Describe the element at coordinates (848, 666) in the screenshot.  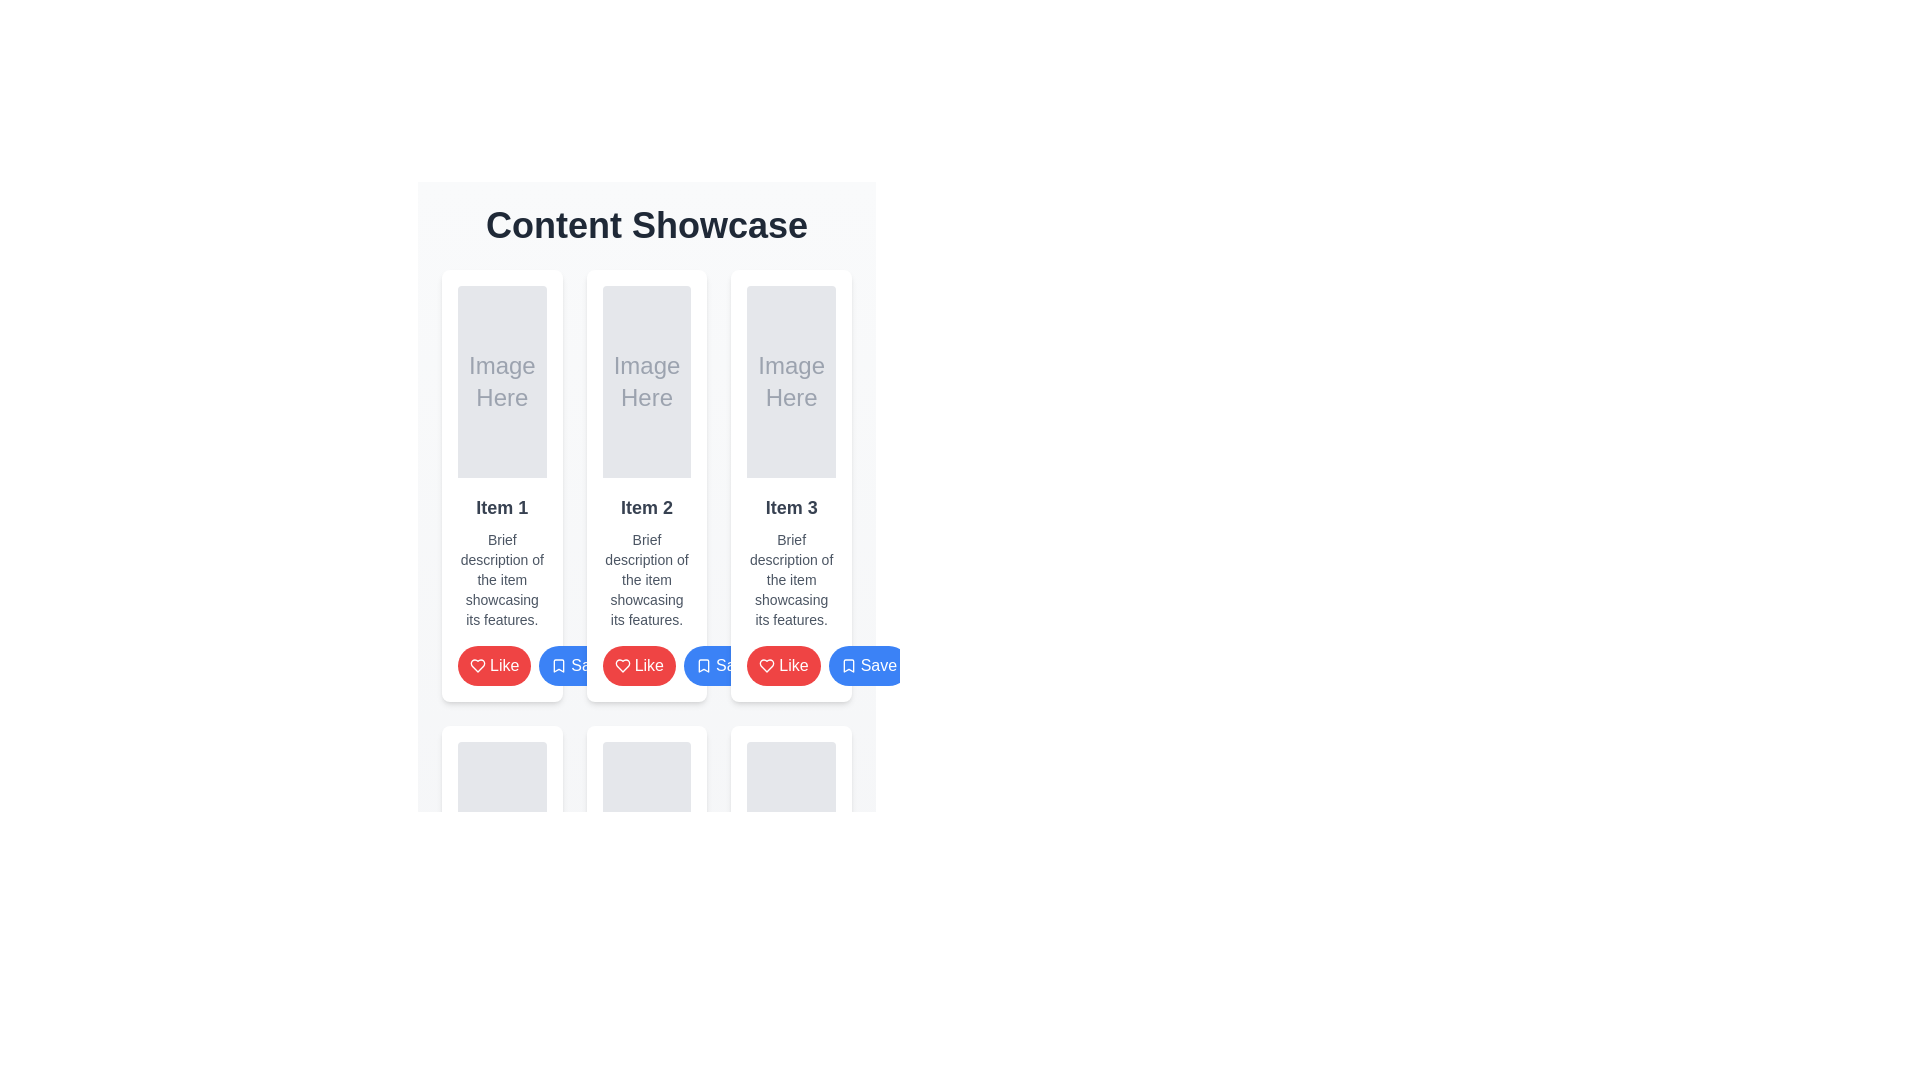
I see `the small white bookmark-shaped icon located inside the 'Save' button of the third item in the list` at that location.